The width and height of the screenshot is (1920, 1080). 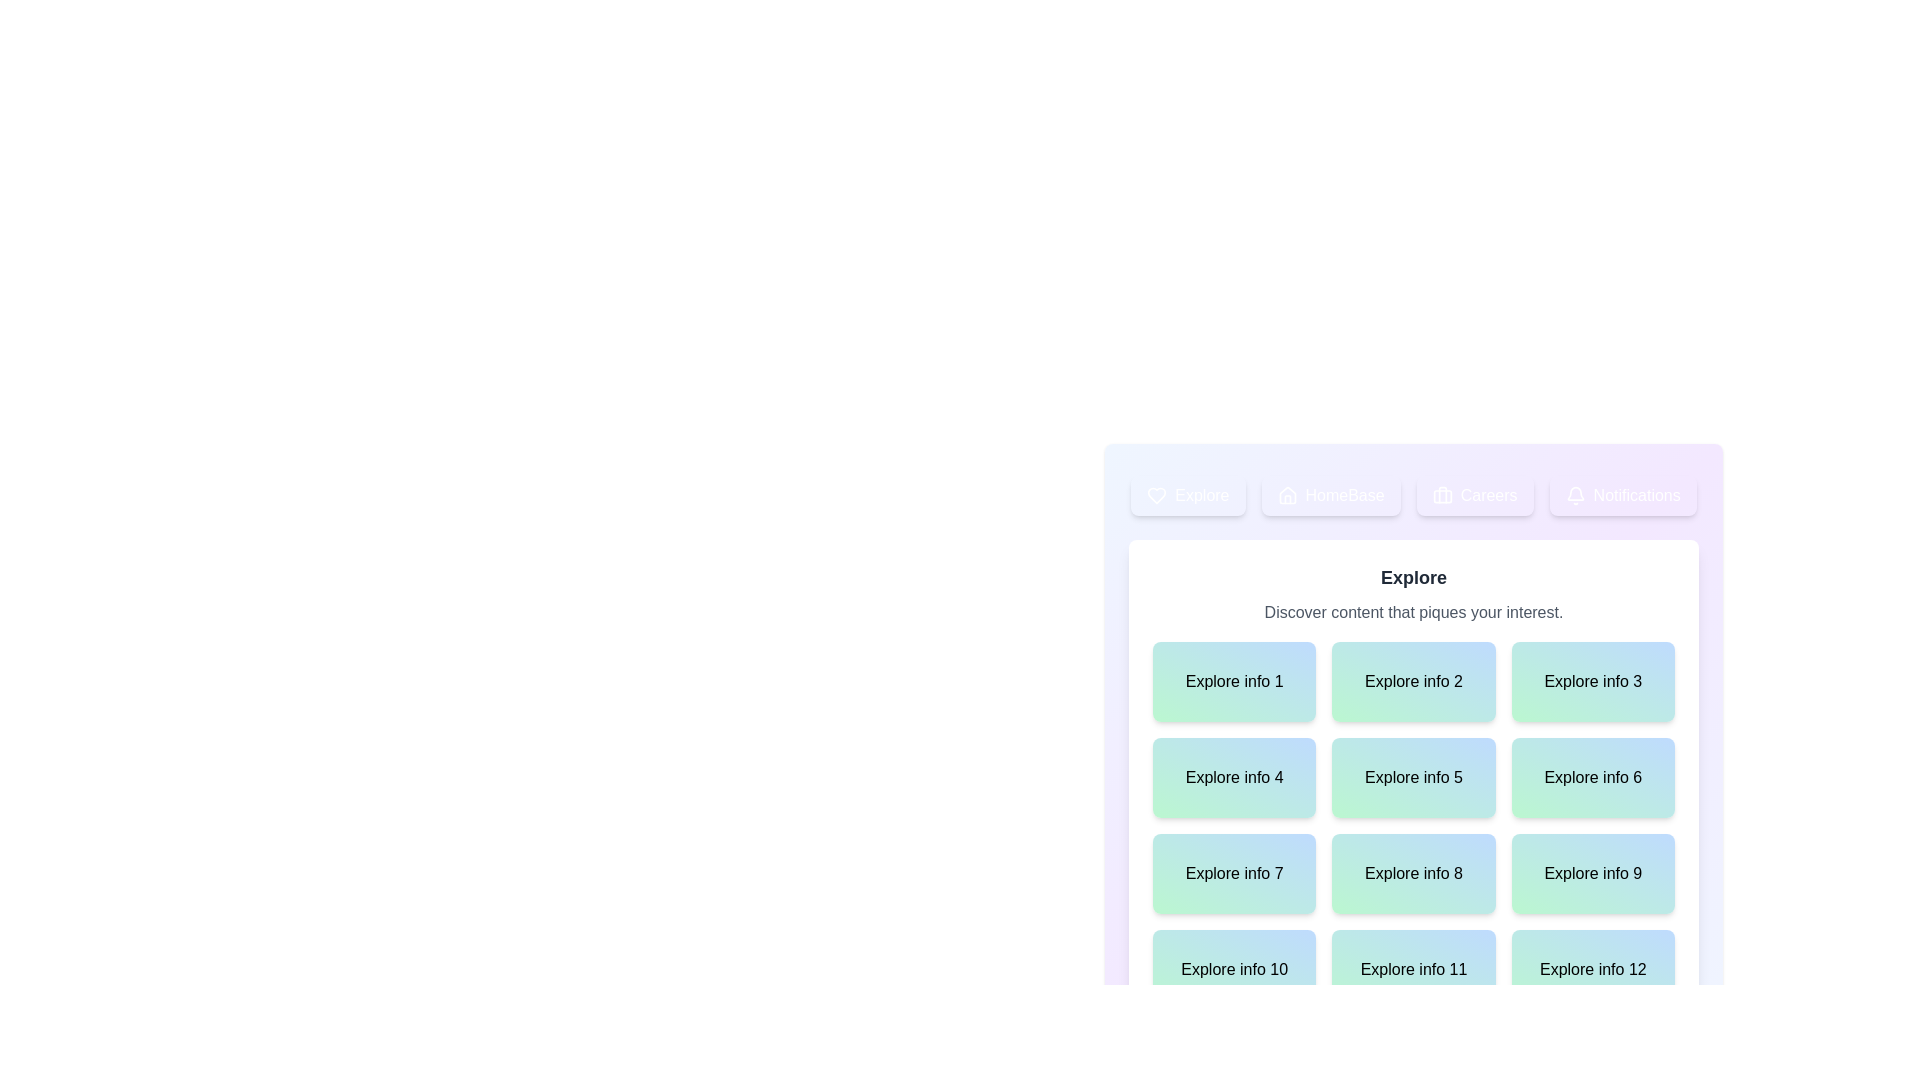 What do you see at coordinates (1331, 495) in the screenshot?
I see `the tab corresponding to HomeBase` at bounding box center [1331, 495].